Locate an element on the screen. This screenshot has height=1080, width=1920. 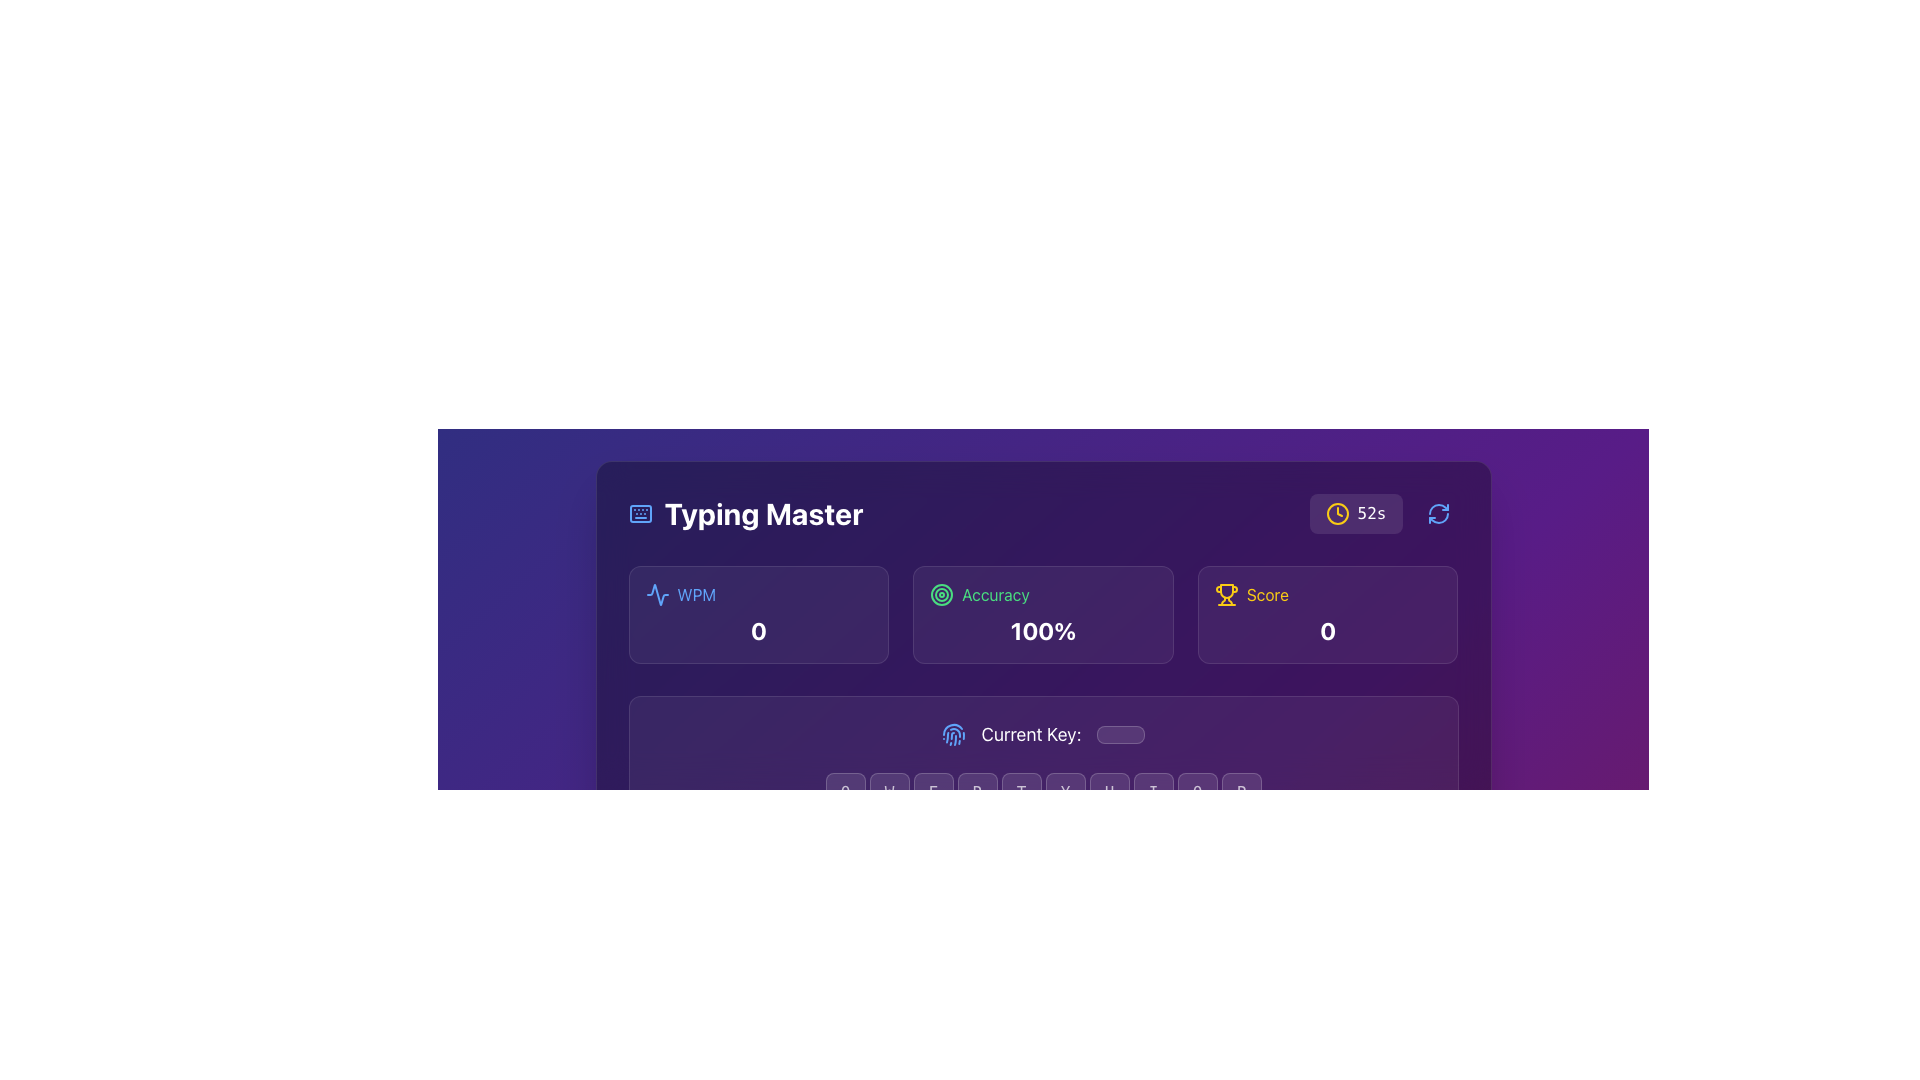
the circular blue refresh icon located at the top right portion of the interface, next to the time display labeled '56s' is located at coordinates (1437, 512).